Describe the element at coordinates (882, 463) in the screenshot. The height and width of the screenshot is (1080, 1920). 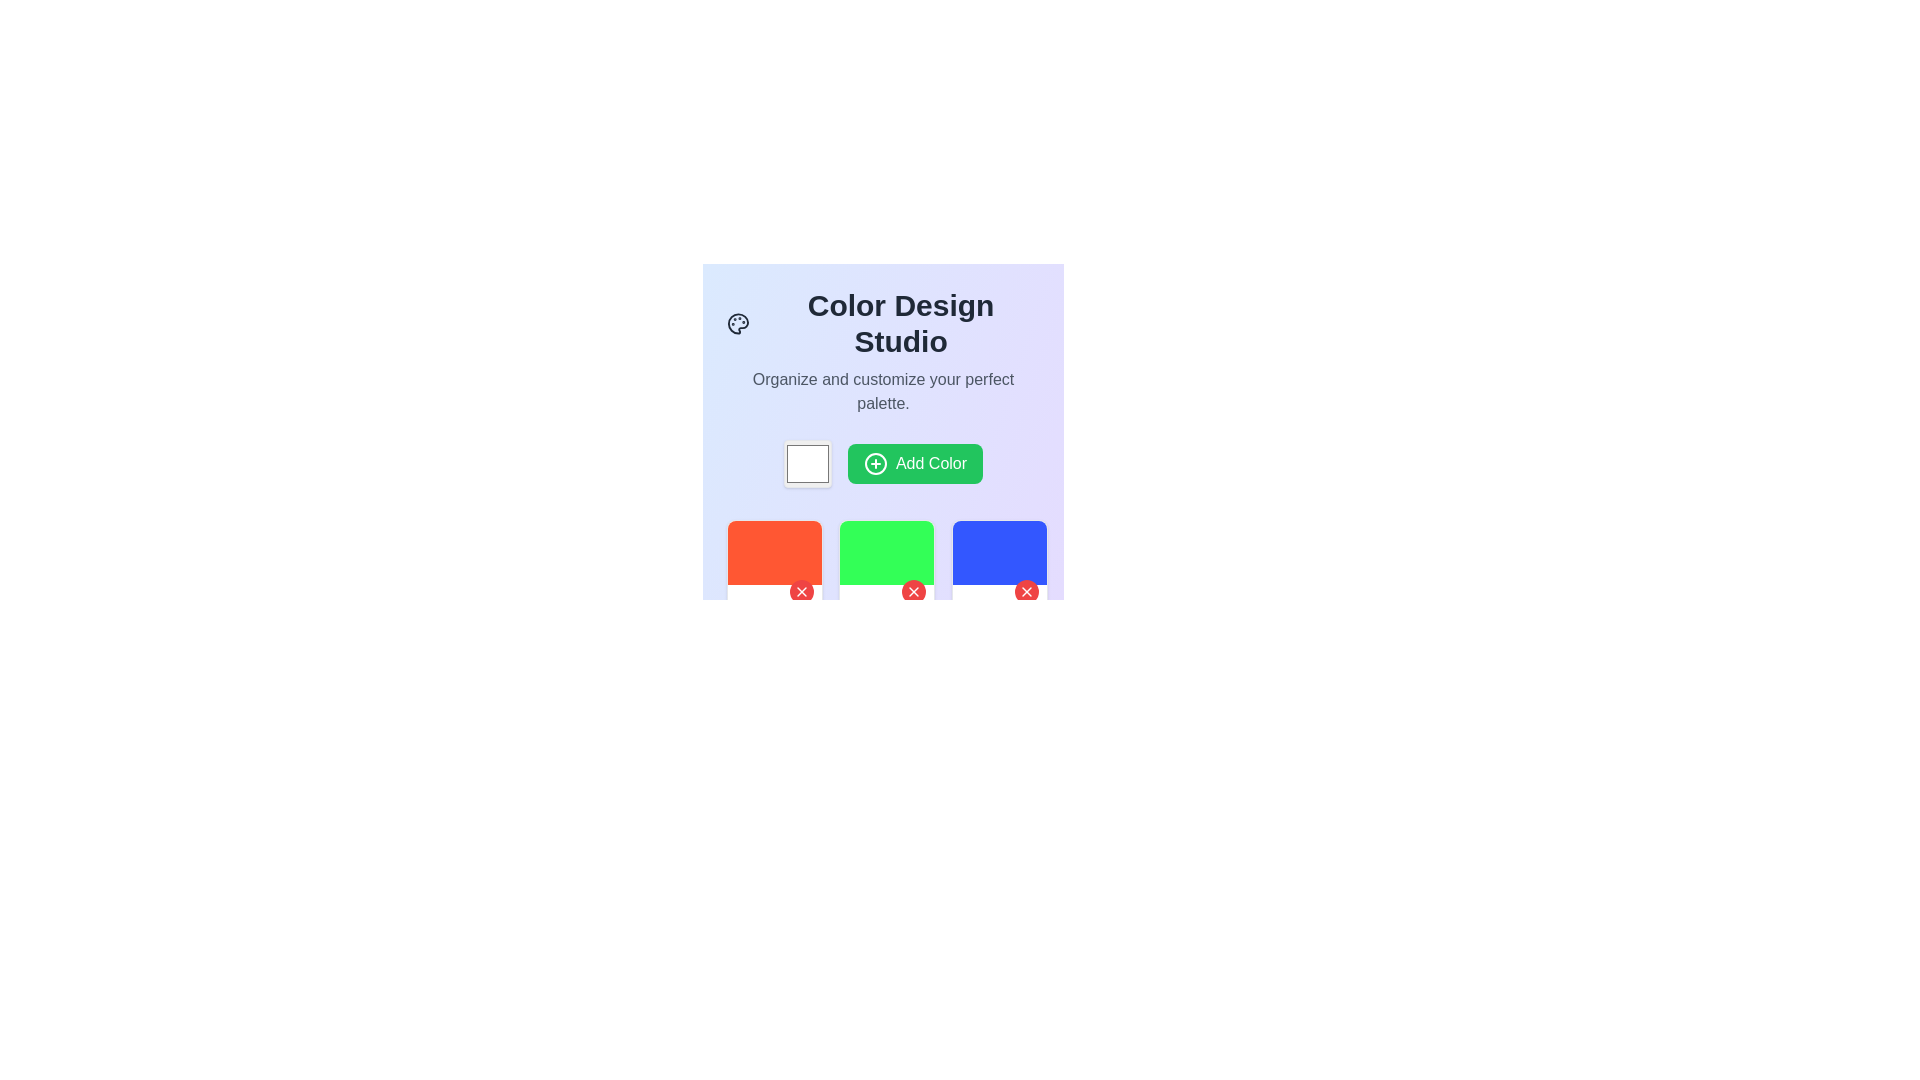
I see `the green rounded rectangular button labeled 'Add Color' with a plus sign icon` at that location.